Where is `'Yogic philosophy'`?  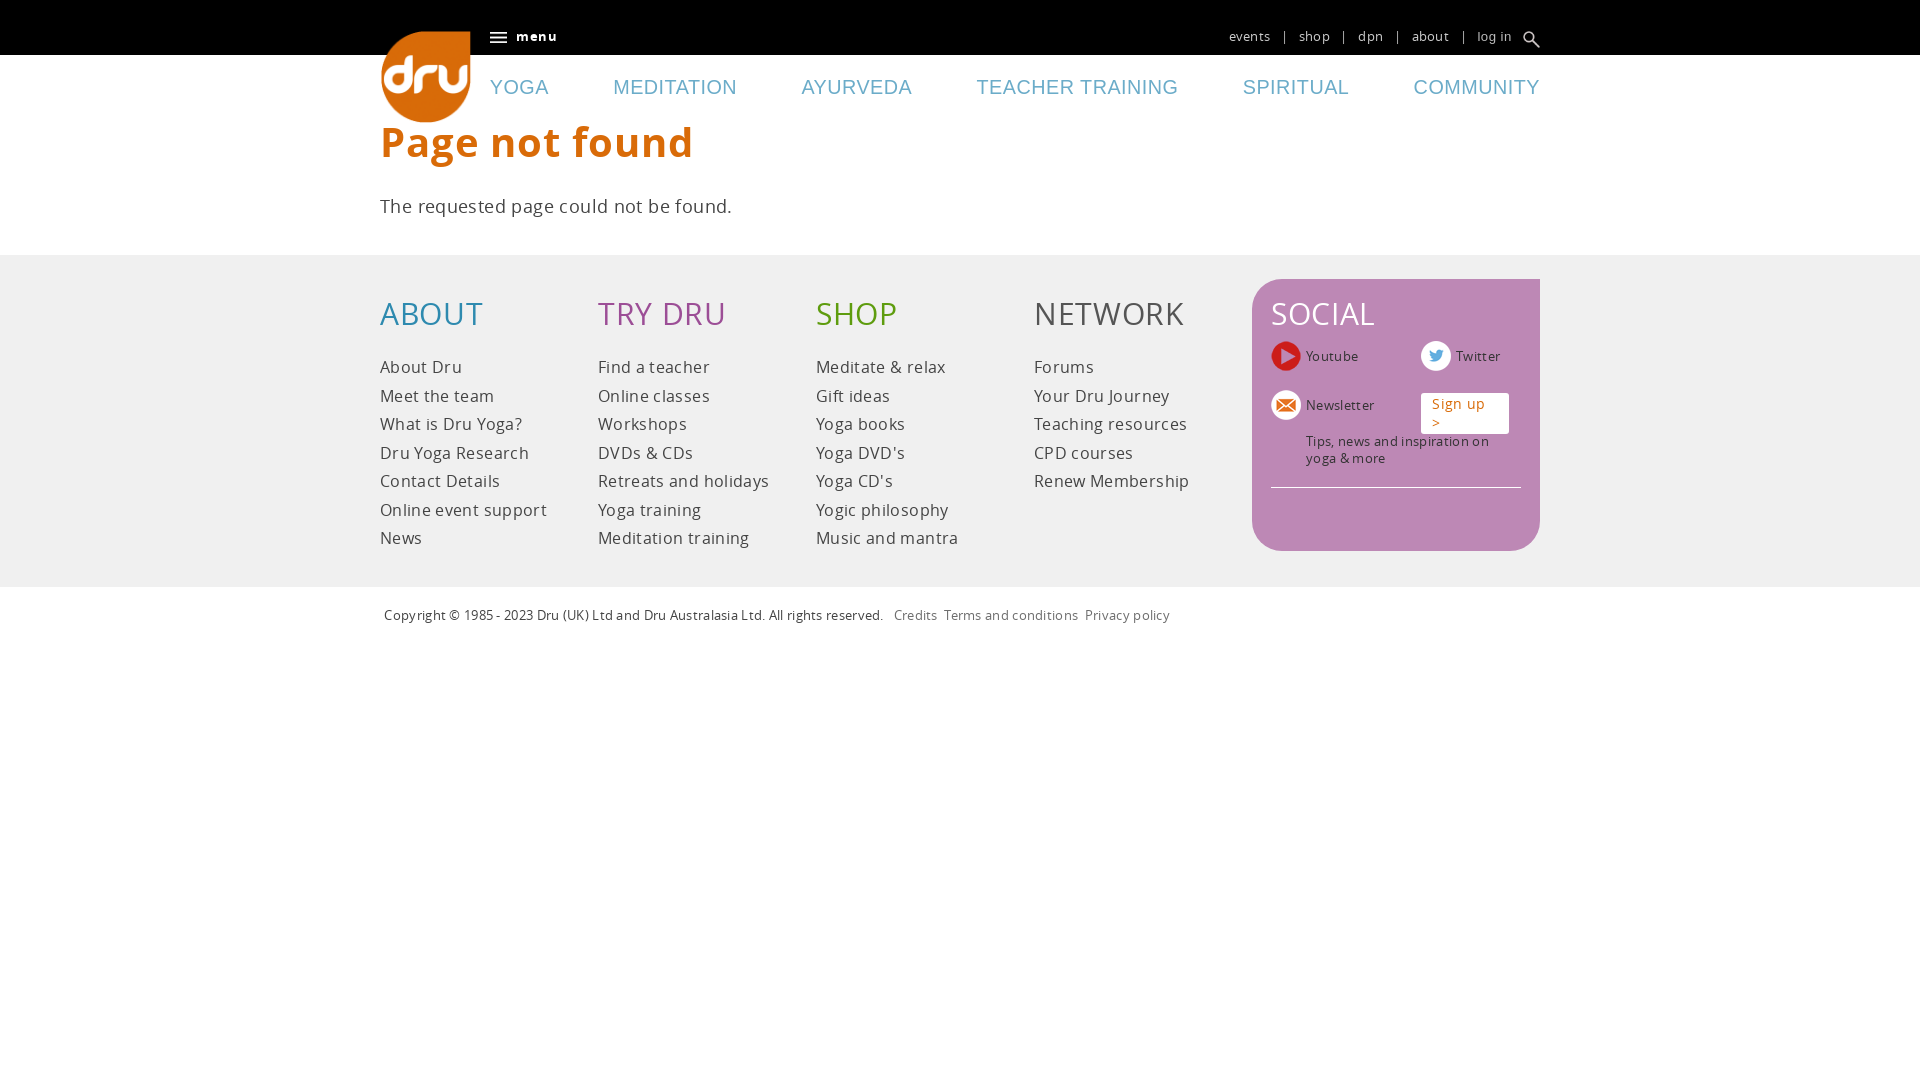 'Yogic philosophy' is located at coordinates (901, 512).